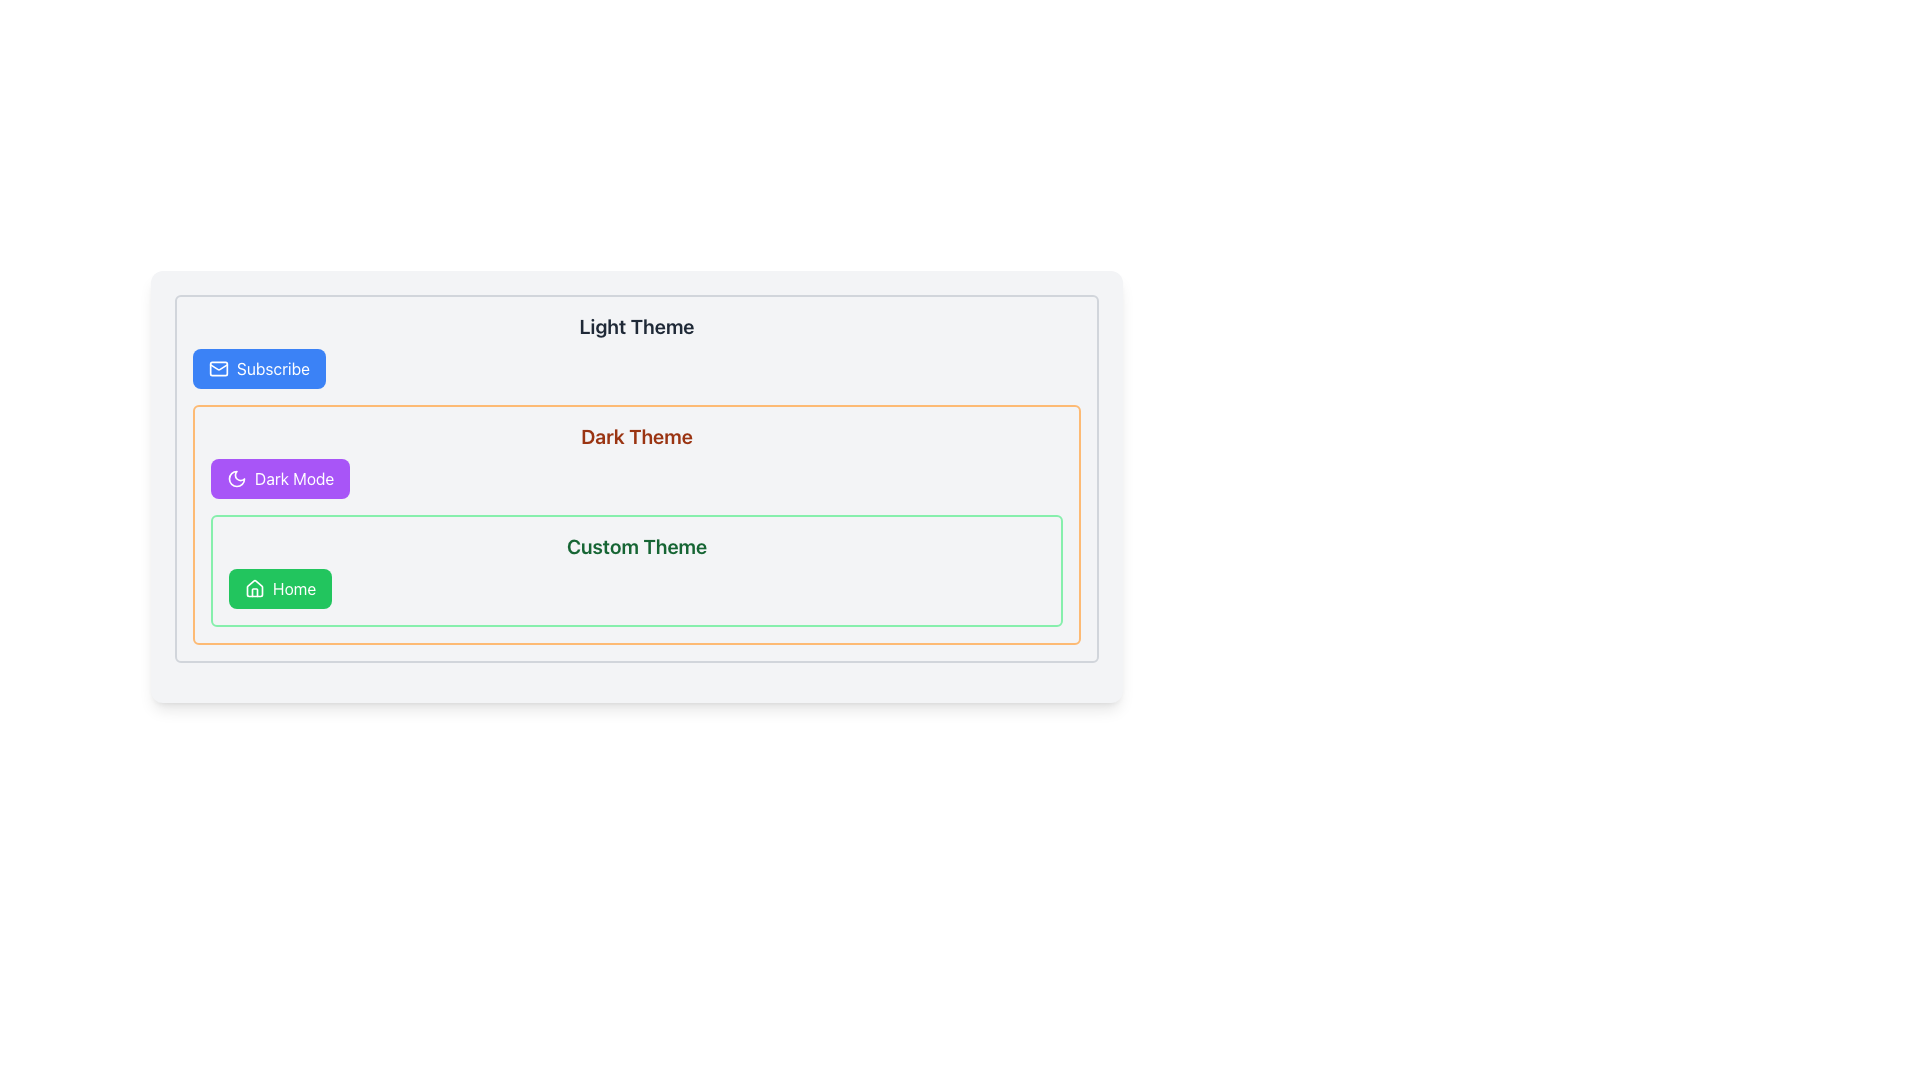 This screenshot has width=1920, height=1080. Describe the element at coordinates (636, 435) in the screenshot. I see `the Text Label that serves as a header for the section, positioned above the 'Dark Mode' and 'Custom Theme' elements` at that location.